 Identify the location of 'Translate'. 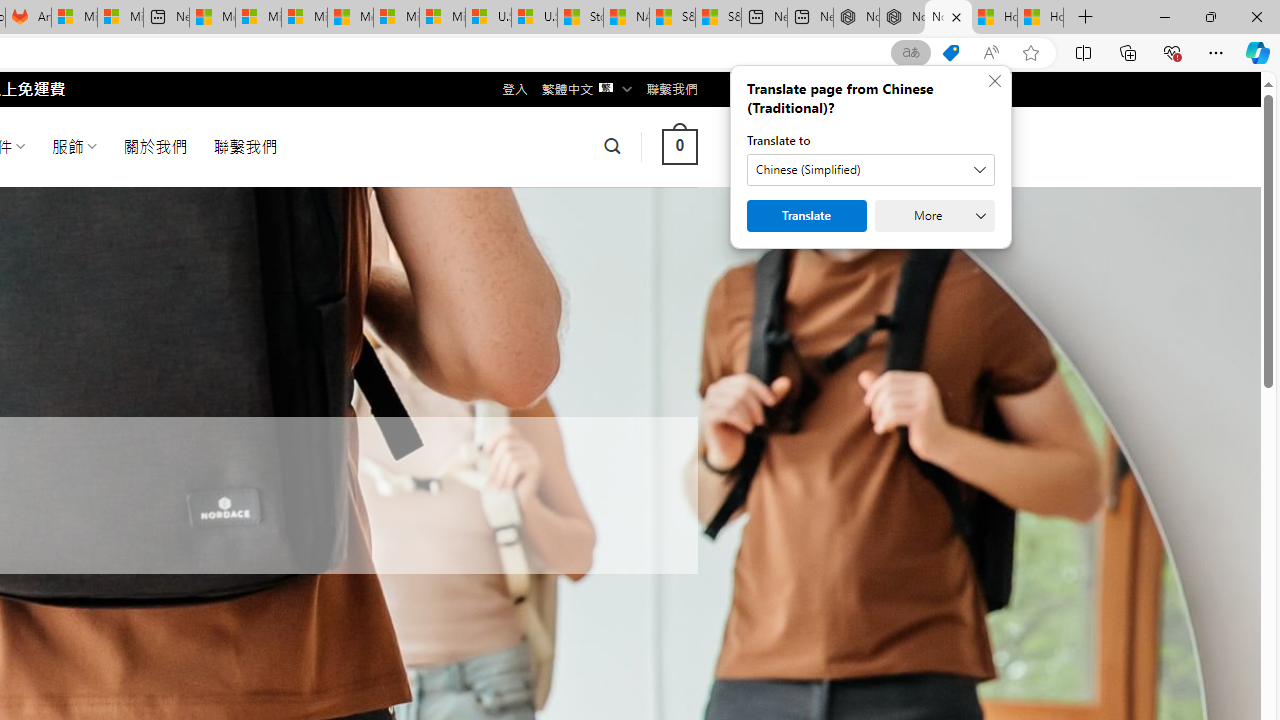
(807, 216).